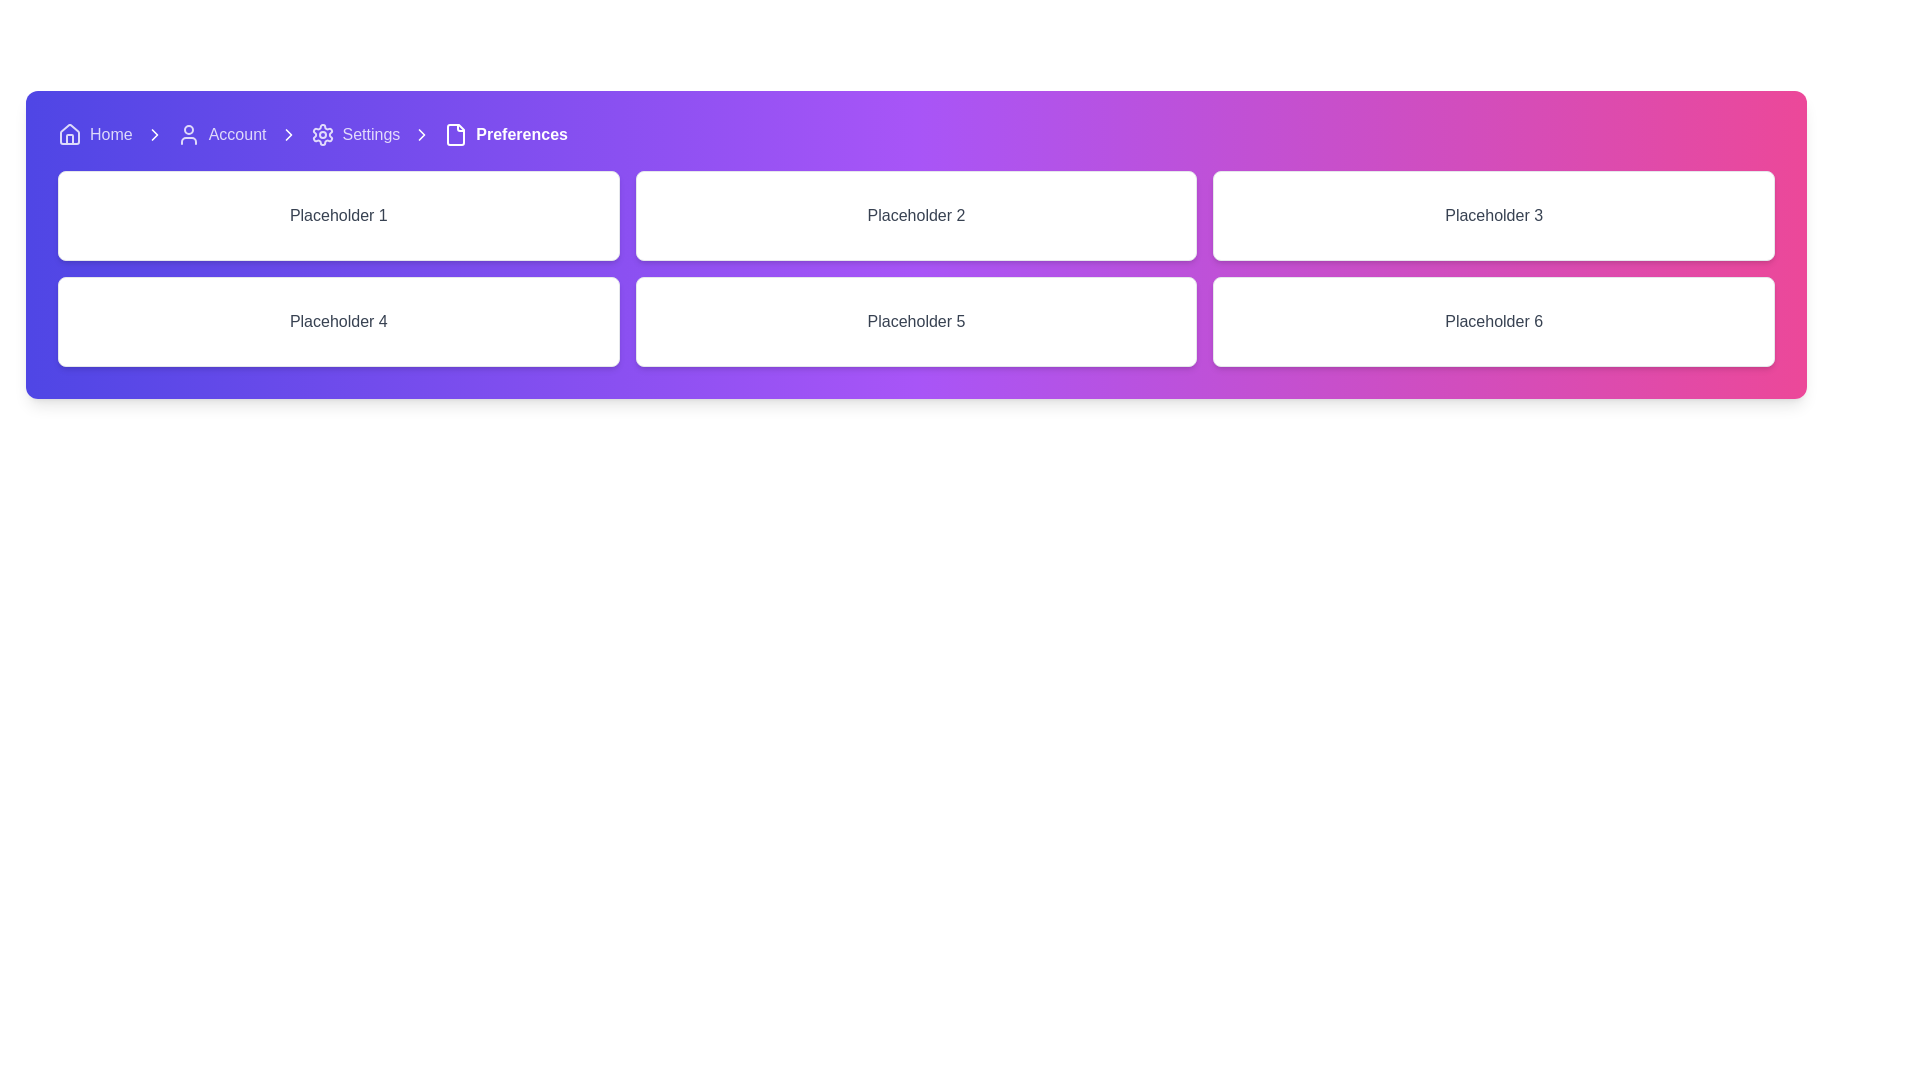  Describe the element at coordinates (94, 135) in the screenshot. I see `the 'Home' navigation link with text and icon located at the far left of the breadcrumb navigation bar` at that location.